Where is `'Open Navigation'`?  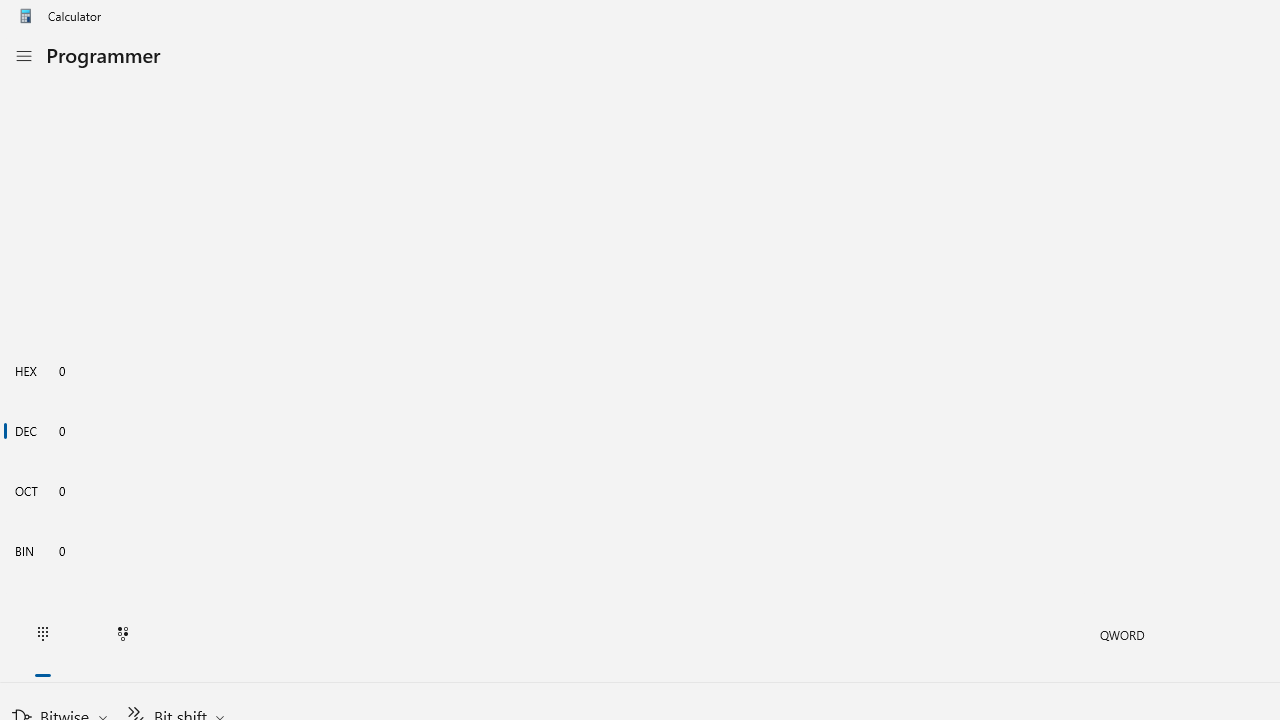
'Open Navigation' is located at coordinates (23, 55).